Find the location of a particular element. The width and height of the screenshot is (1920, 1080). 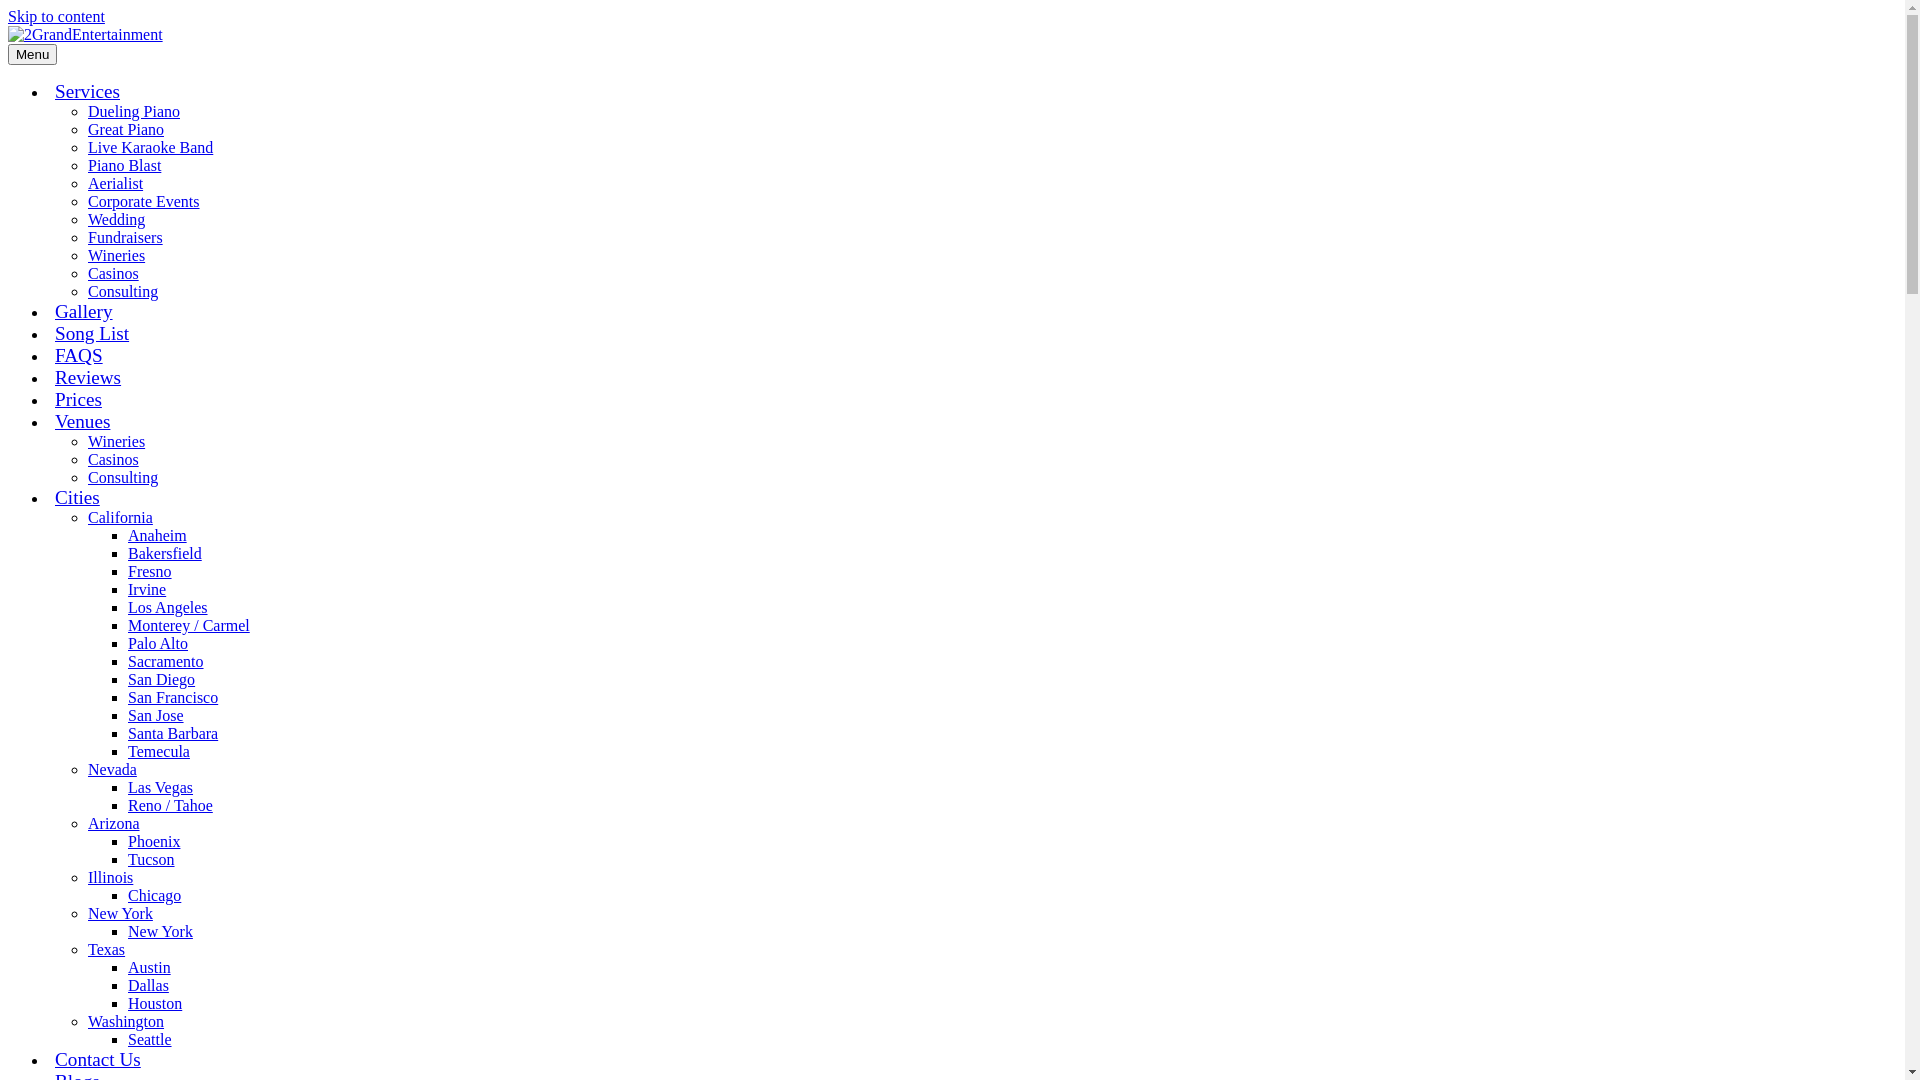

'Palo Alto' is located at coordinates (157, 643).